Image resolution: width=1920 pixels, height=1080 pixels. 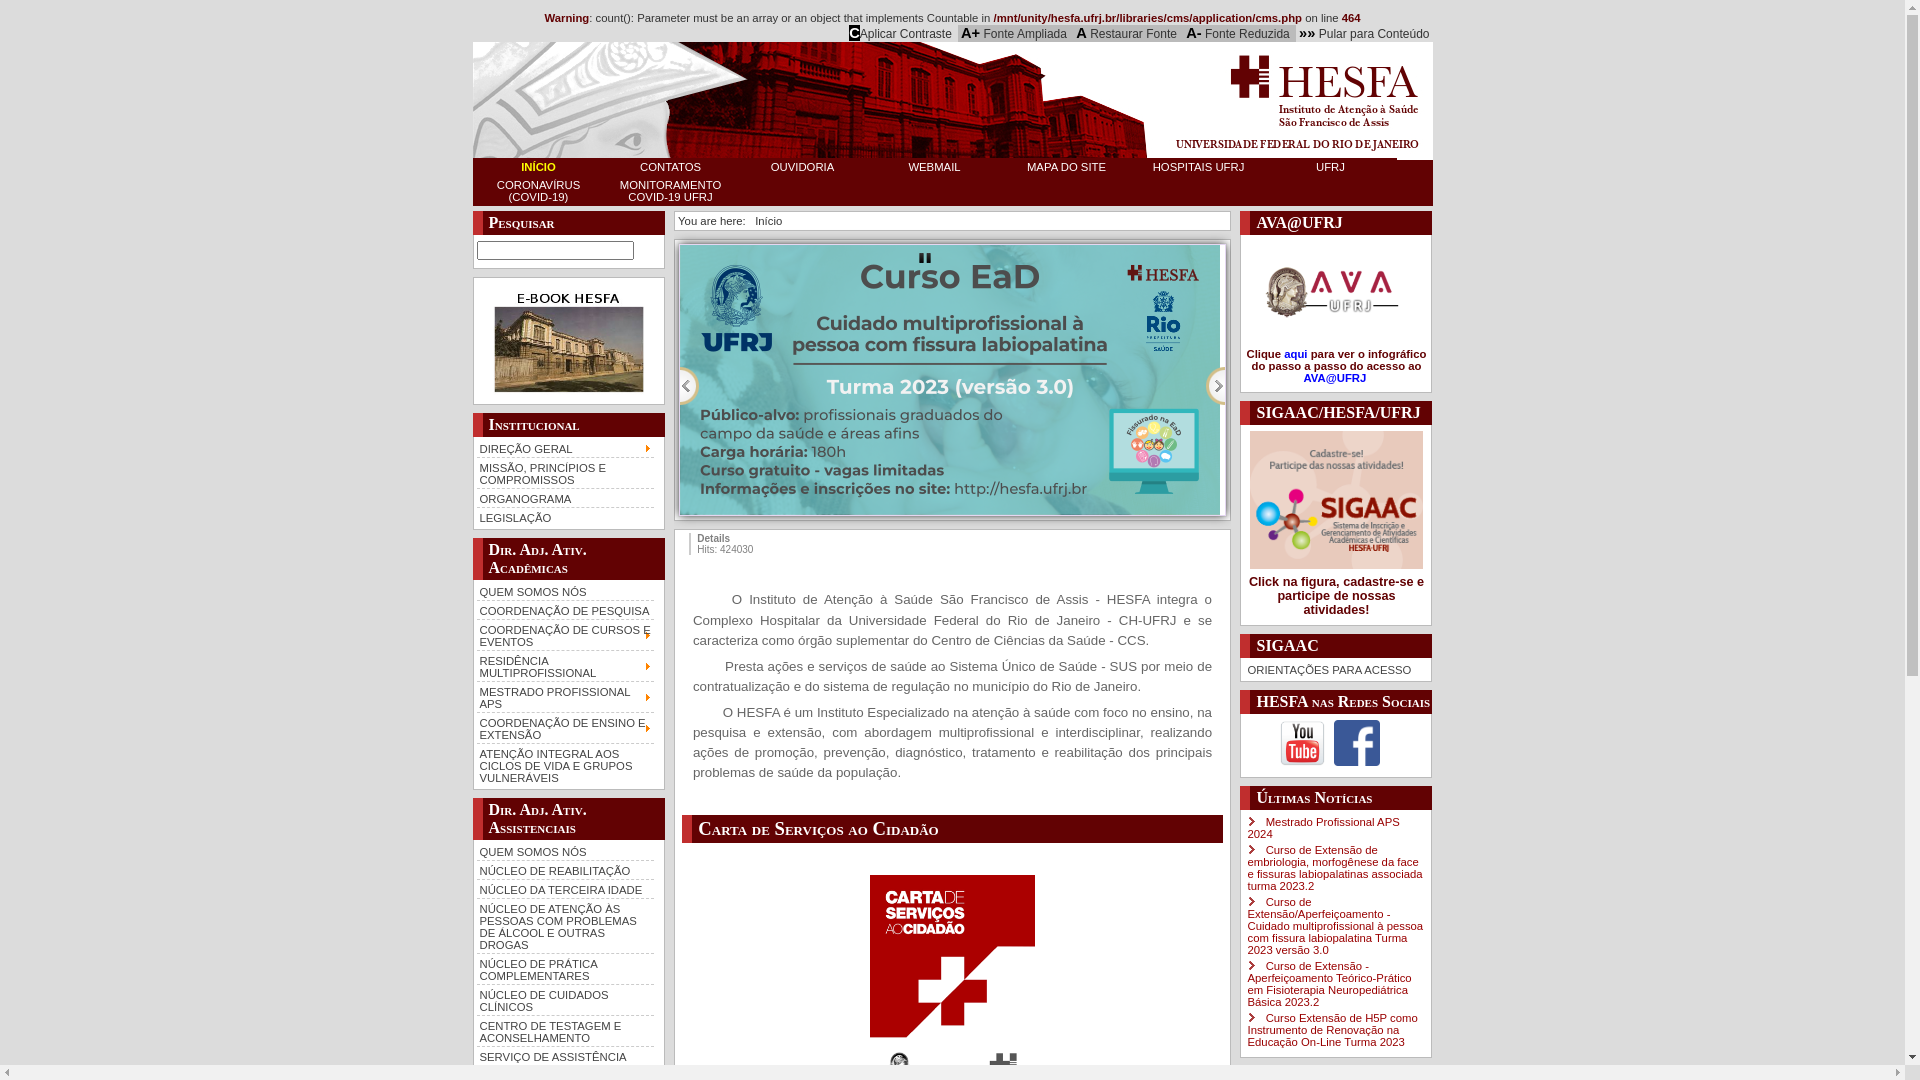 I want to click on 'WEBMAIL', so click(x=933, y=165).